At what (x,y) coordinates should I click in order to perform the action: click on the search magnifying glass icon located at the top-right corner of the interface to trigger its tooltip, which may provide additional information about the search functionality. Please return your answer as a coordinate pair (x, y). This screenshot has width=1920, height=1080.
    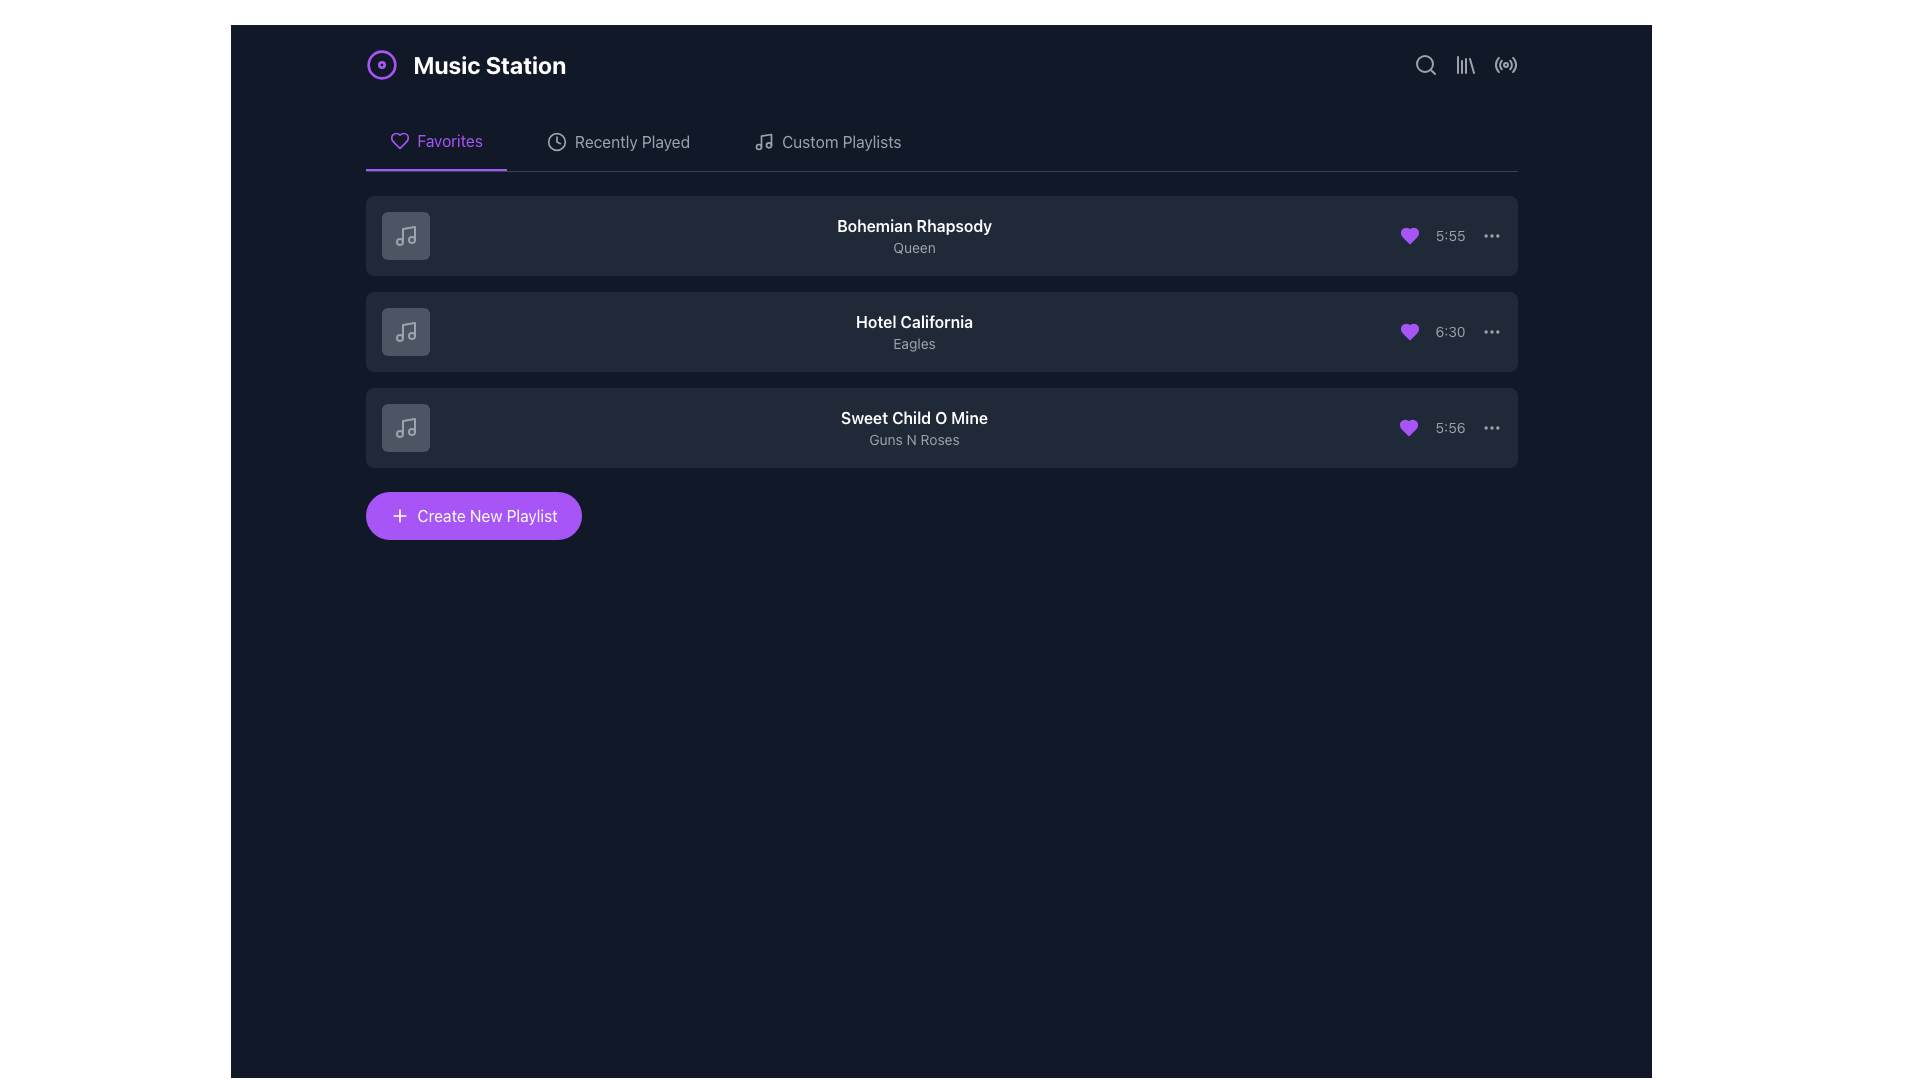
    Looking at the image, I should click on (1424, 64).